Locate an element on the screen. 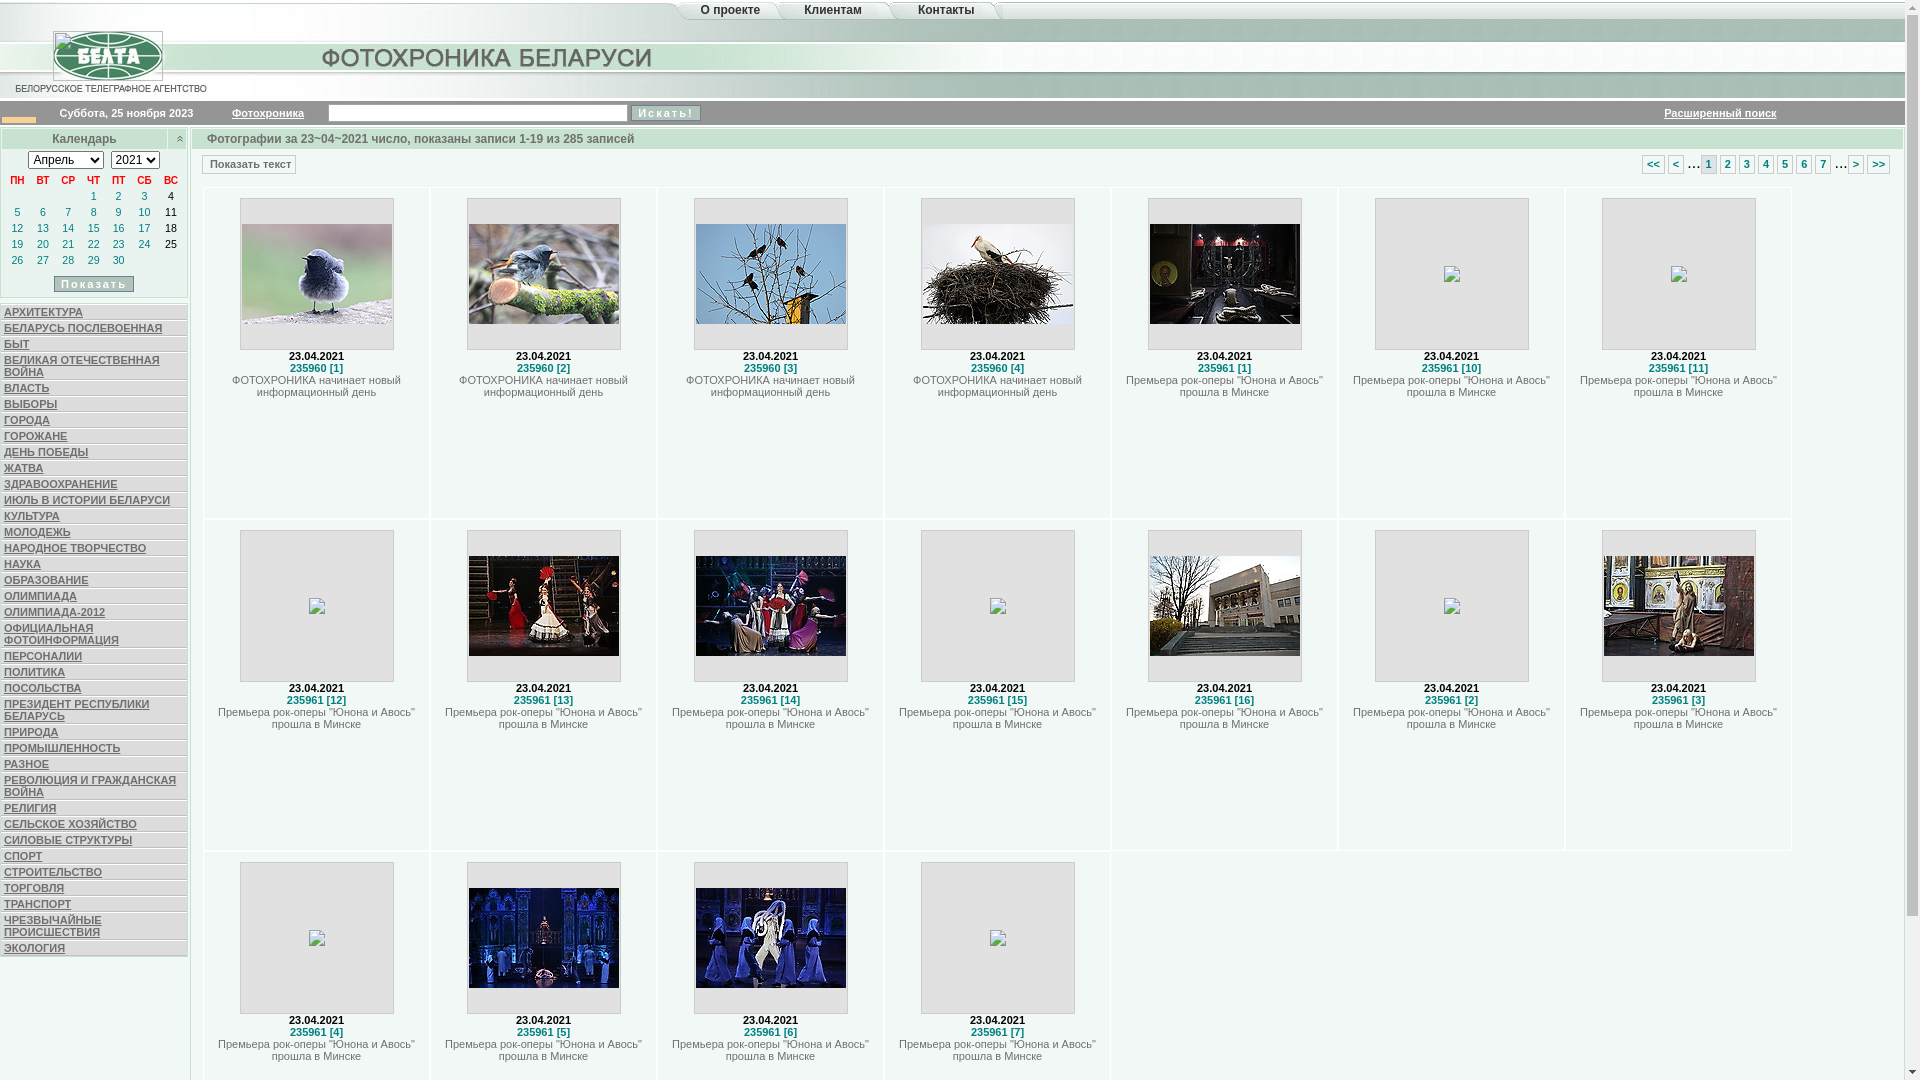 The height and width of the screenshot is (1080, 1920). '>' is located at coordinates (1855, 162).